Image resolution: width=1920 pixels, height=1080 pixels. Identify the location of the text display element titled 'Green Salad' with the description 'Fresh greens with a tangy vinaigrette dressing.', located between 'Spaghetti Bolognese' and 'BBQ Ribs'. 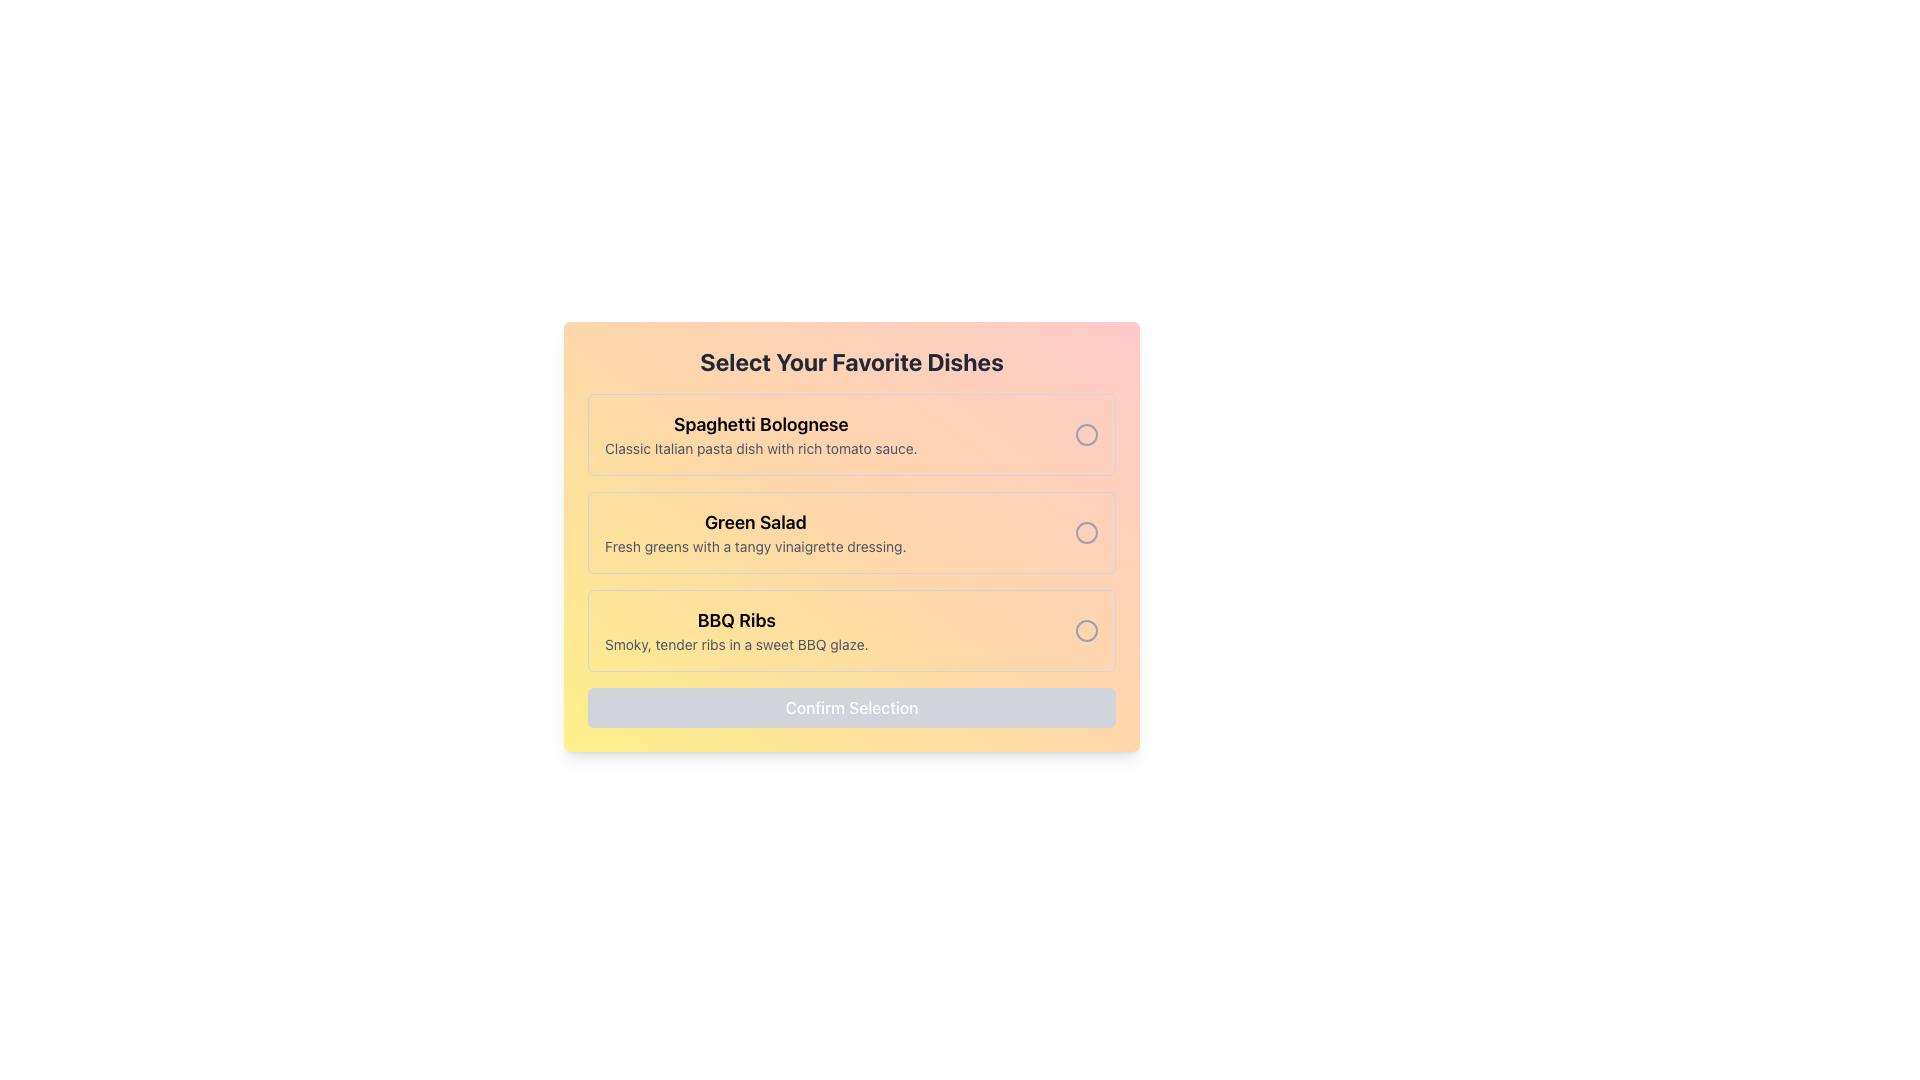
(754, 531).